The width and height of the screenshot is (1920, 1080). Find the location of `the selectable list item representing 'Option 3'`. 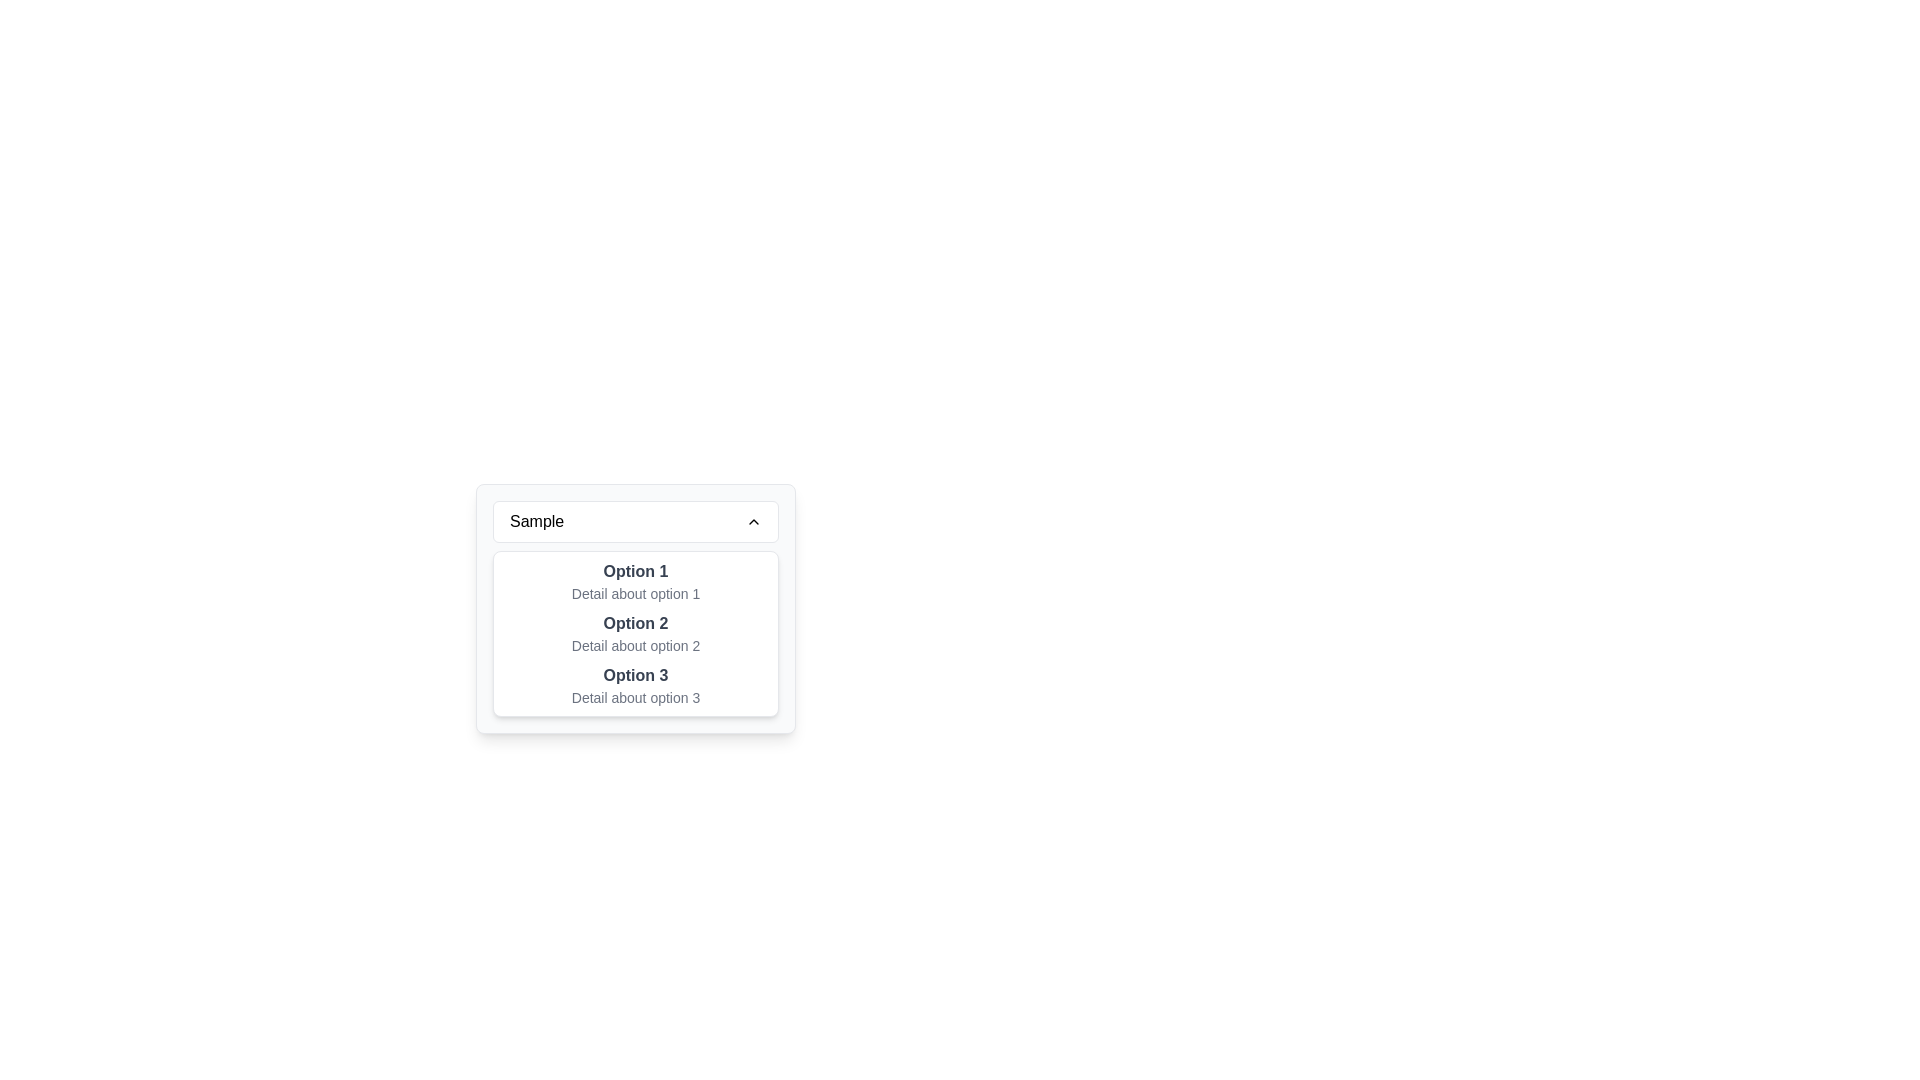

the selectable list item representing 'Option 3' is located at coordinates (634, 685).